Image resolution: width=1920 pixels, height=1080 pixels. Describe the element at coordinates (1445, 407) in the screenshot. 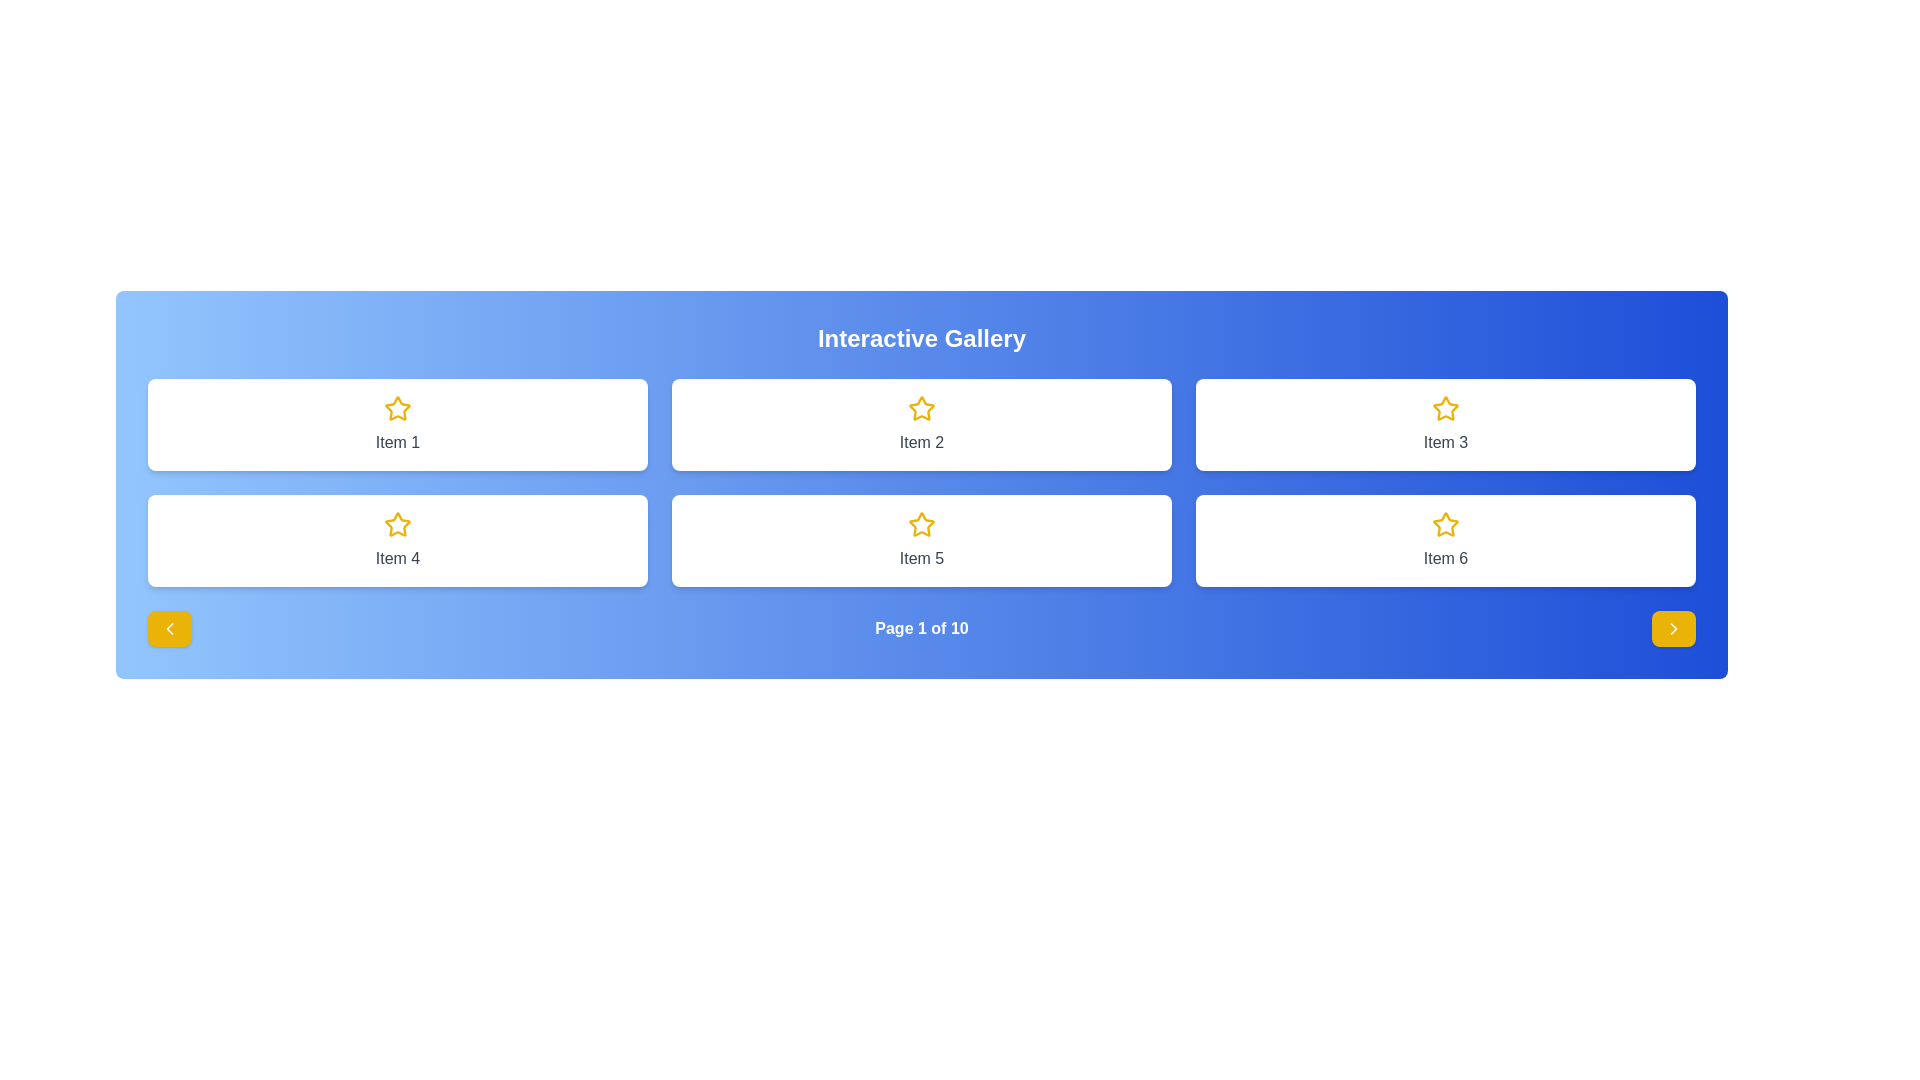

I see `the star-shaped icon with a yellow border located in the third column of the first row, which is associated with 'Item 3'` at that location.